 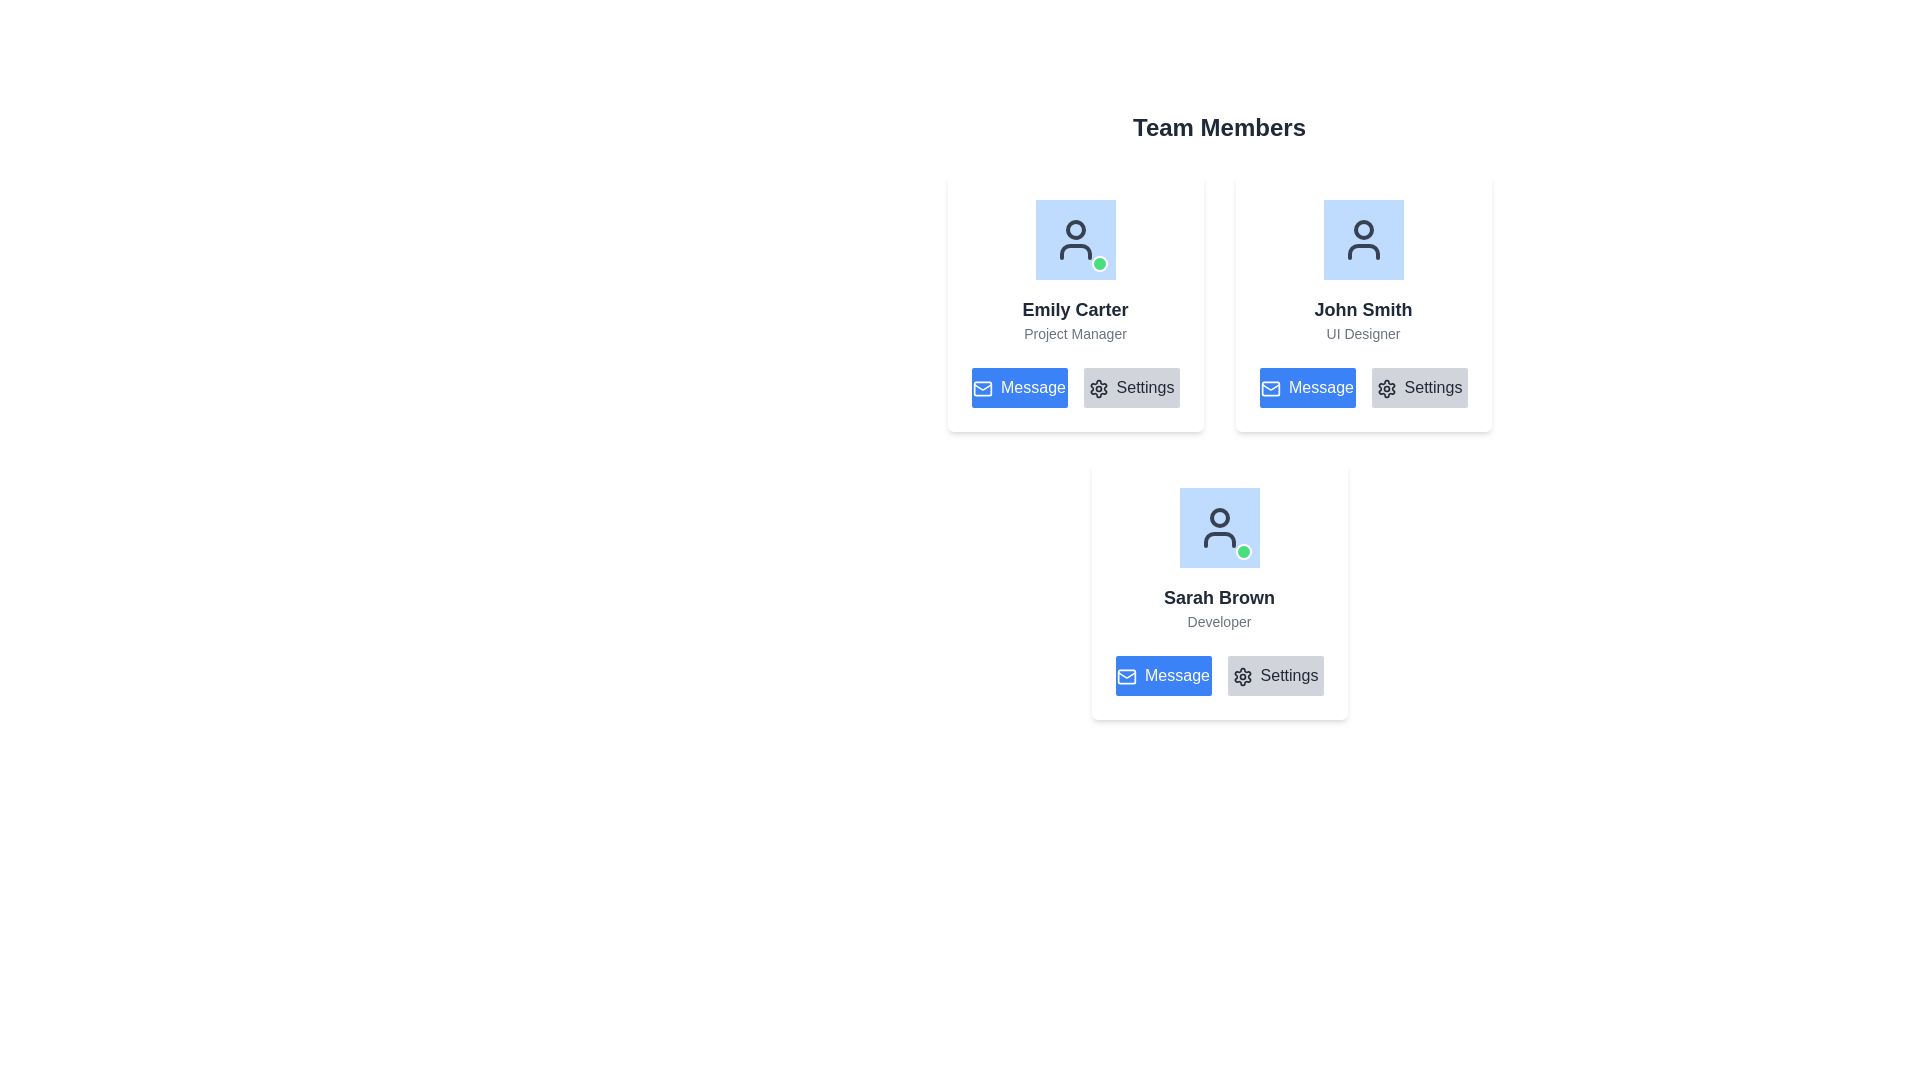 What do you see at coordinates (1218, 127) in the screenshot?
I see `text displayed in the Text Label that denotes the title or heading for the section containing information about team members, which is located at the uppermost part of the page layout and is horizontally centered` at bounding box center [1218, 127].